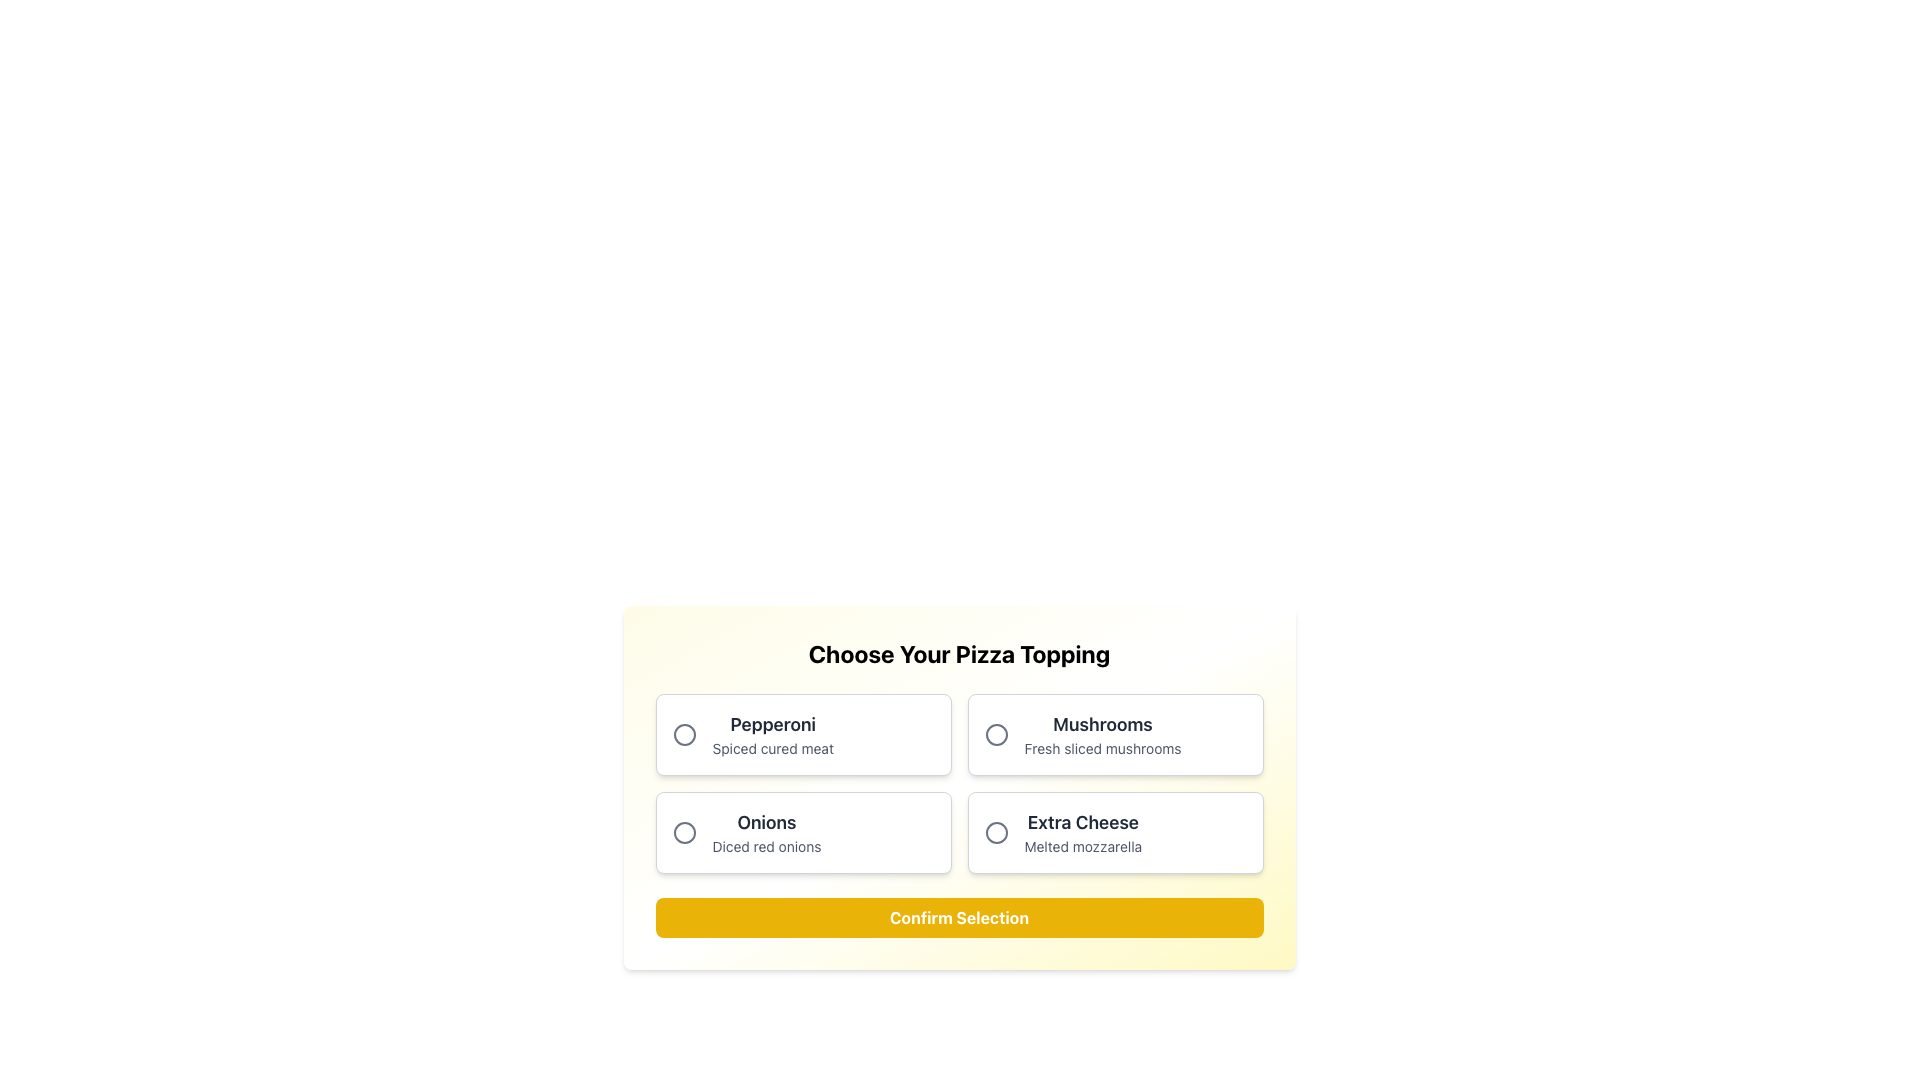 This screenshot has width=1920, height=1080. I want to click on the circular radio button or checkbox for the 'Onions' topping located in the bottom-left area under the pizza toppings section, so click(684, 833).